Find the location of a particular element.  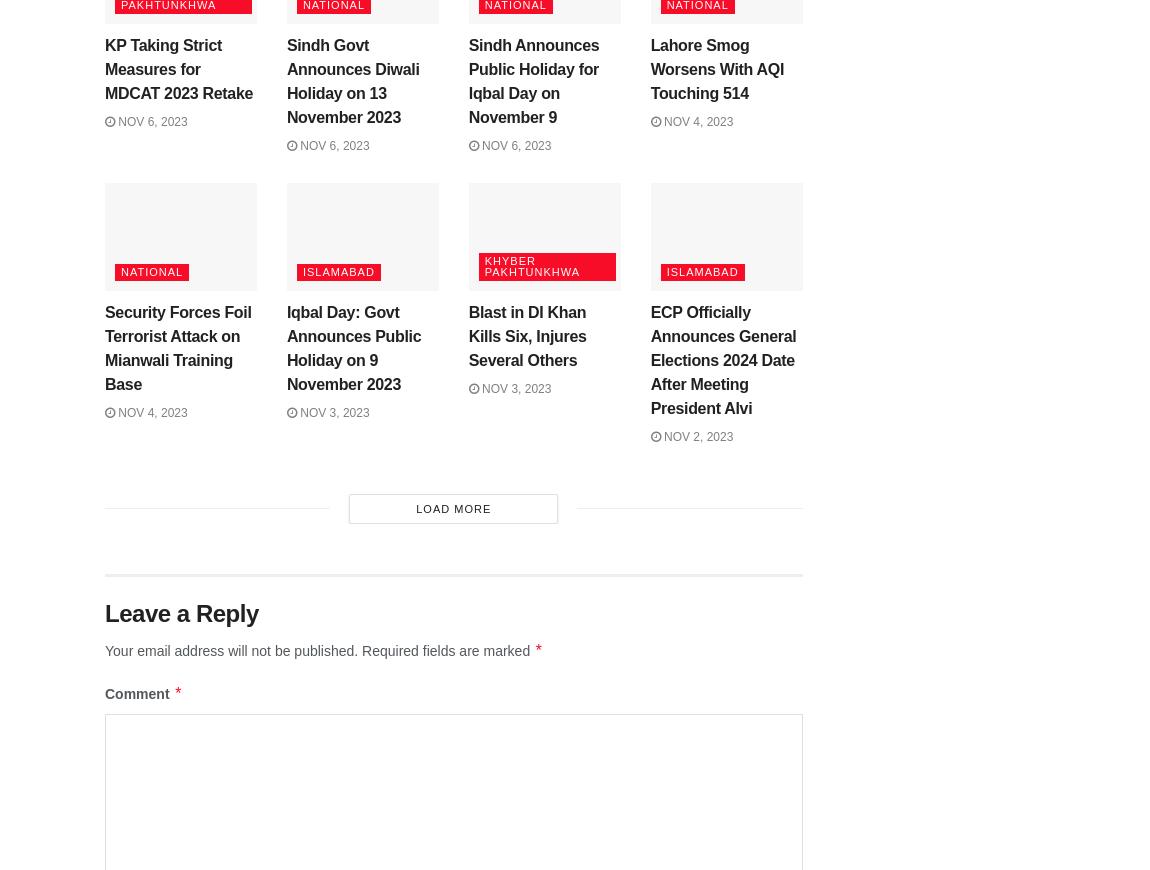

'Your email address will not be published.' is located at coordinates (230, 650).